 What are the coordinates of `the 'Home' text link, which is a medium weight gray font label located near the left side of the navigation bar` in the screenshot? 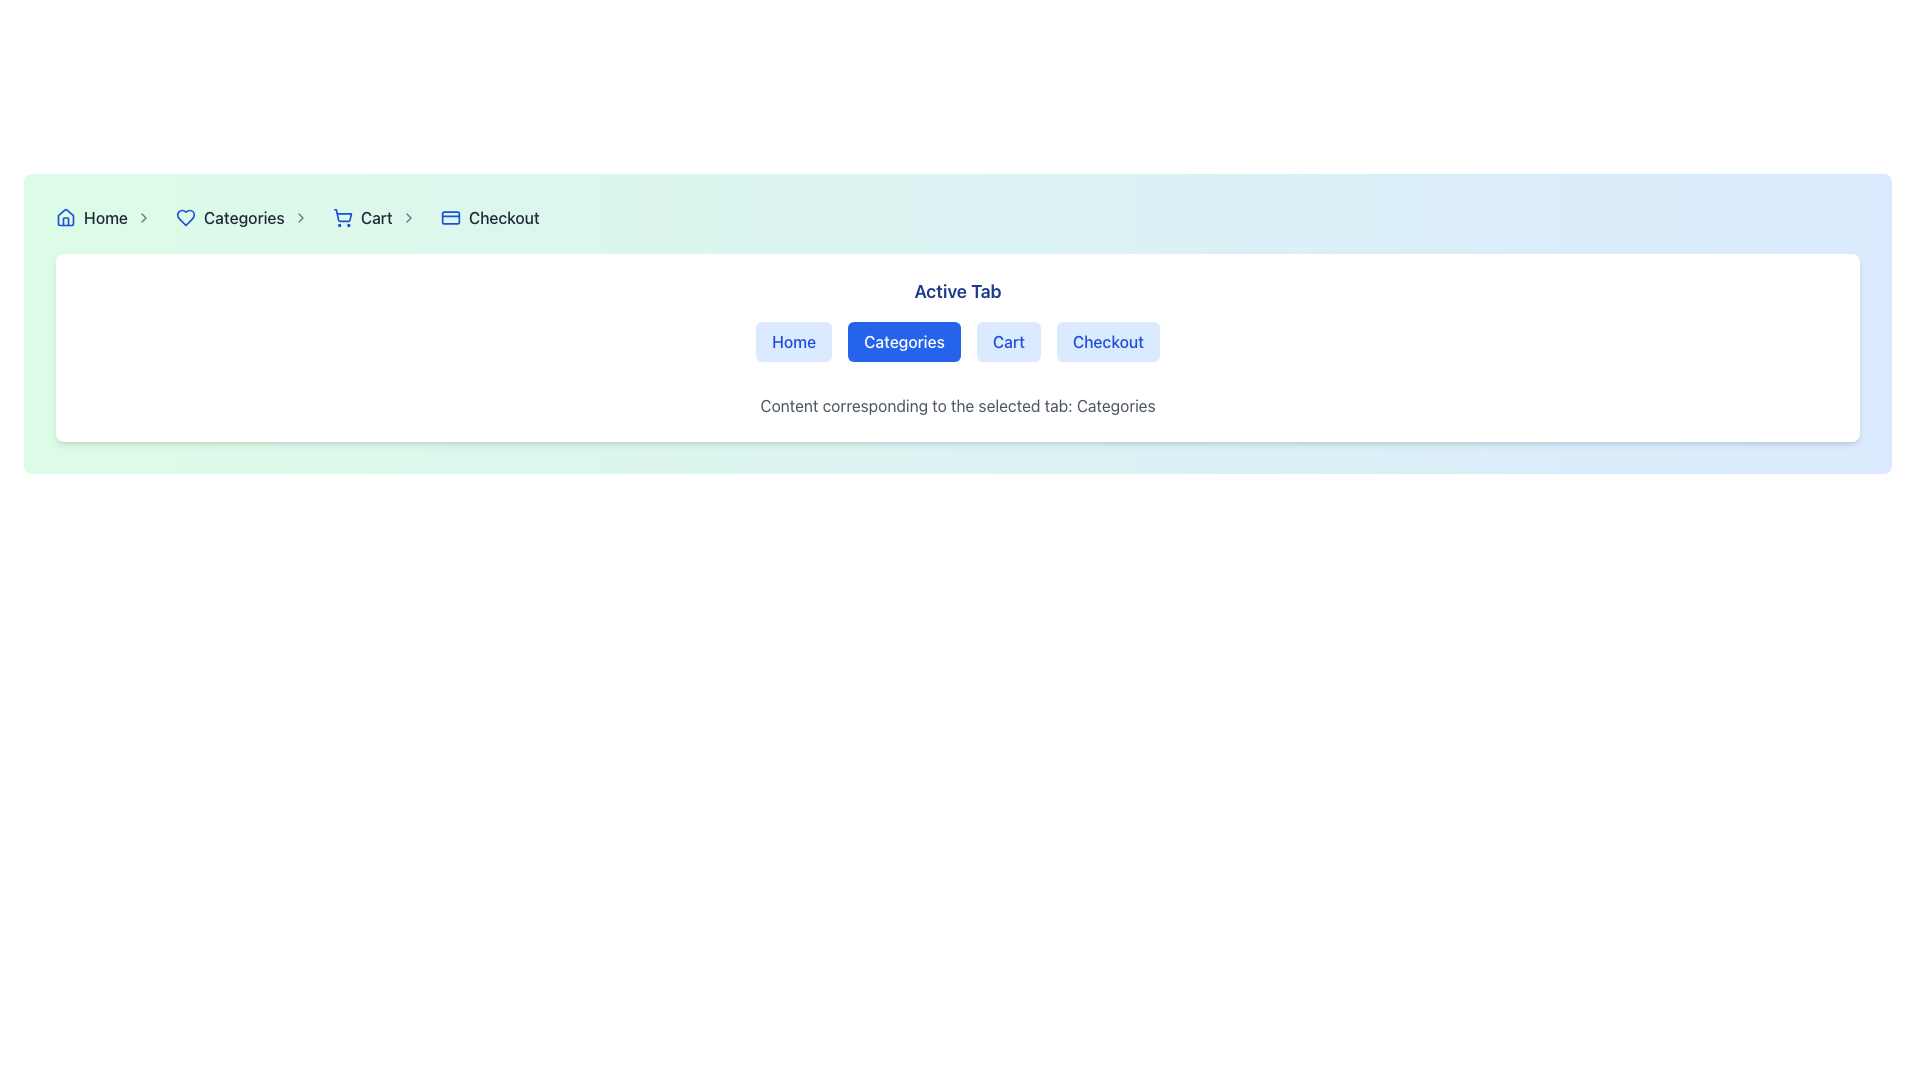 It's located at (104, 218).